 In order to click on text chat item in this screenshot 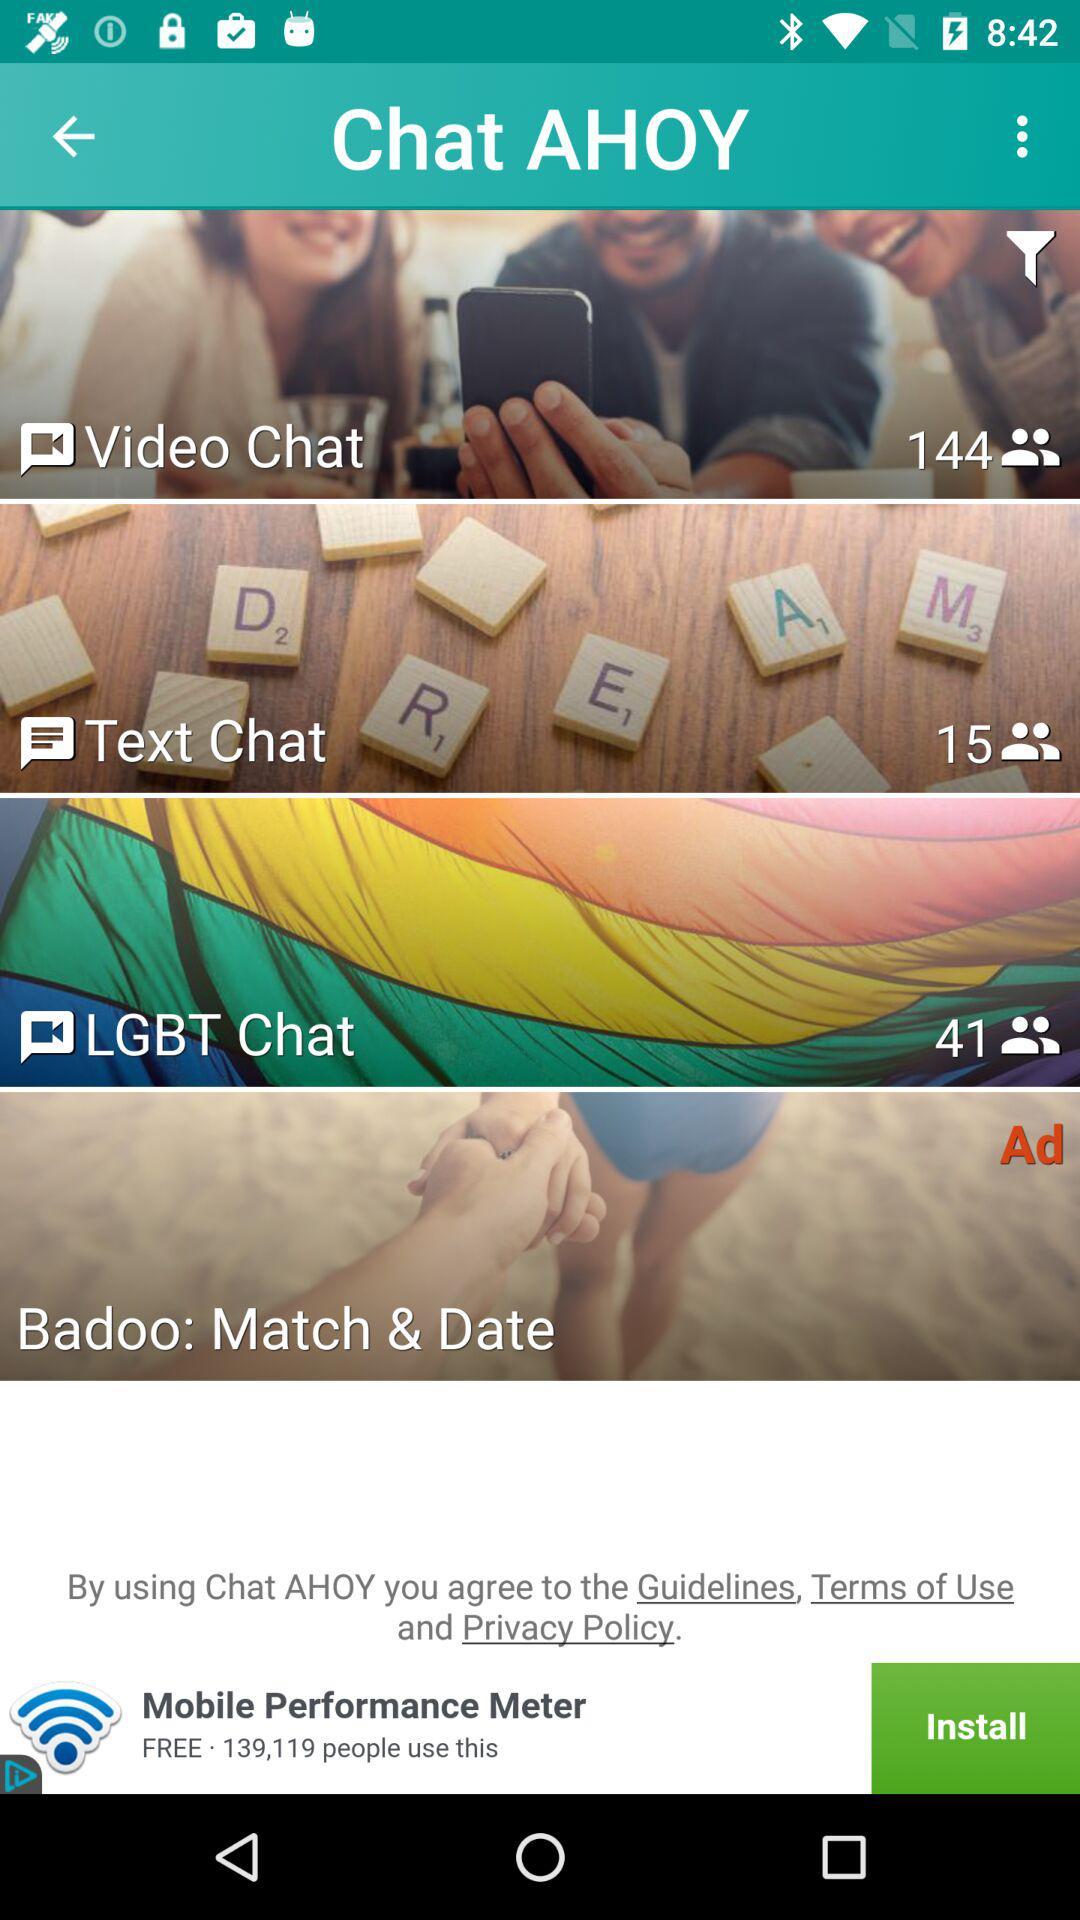, I will do `click(205, 737)`.